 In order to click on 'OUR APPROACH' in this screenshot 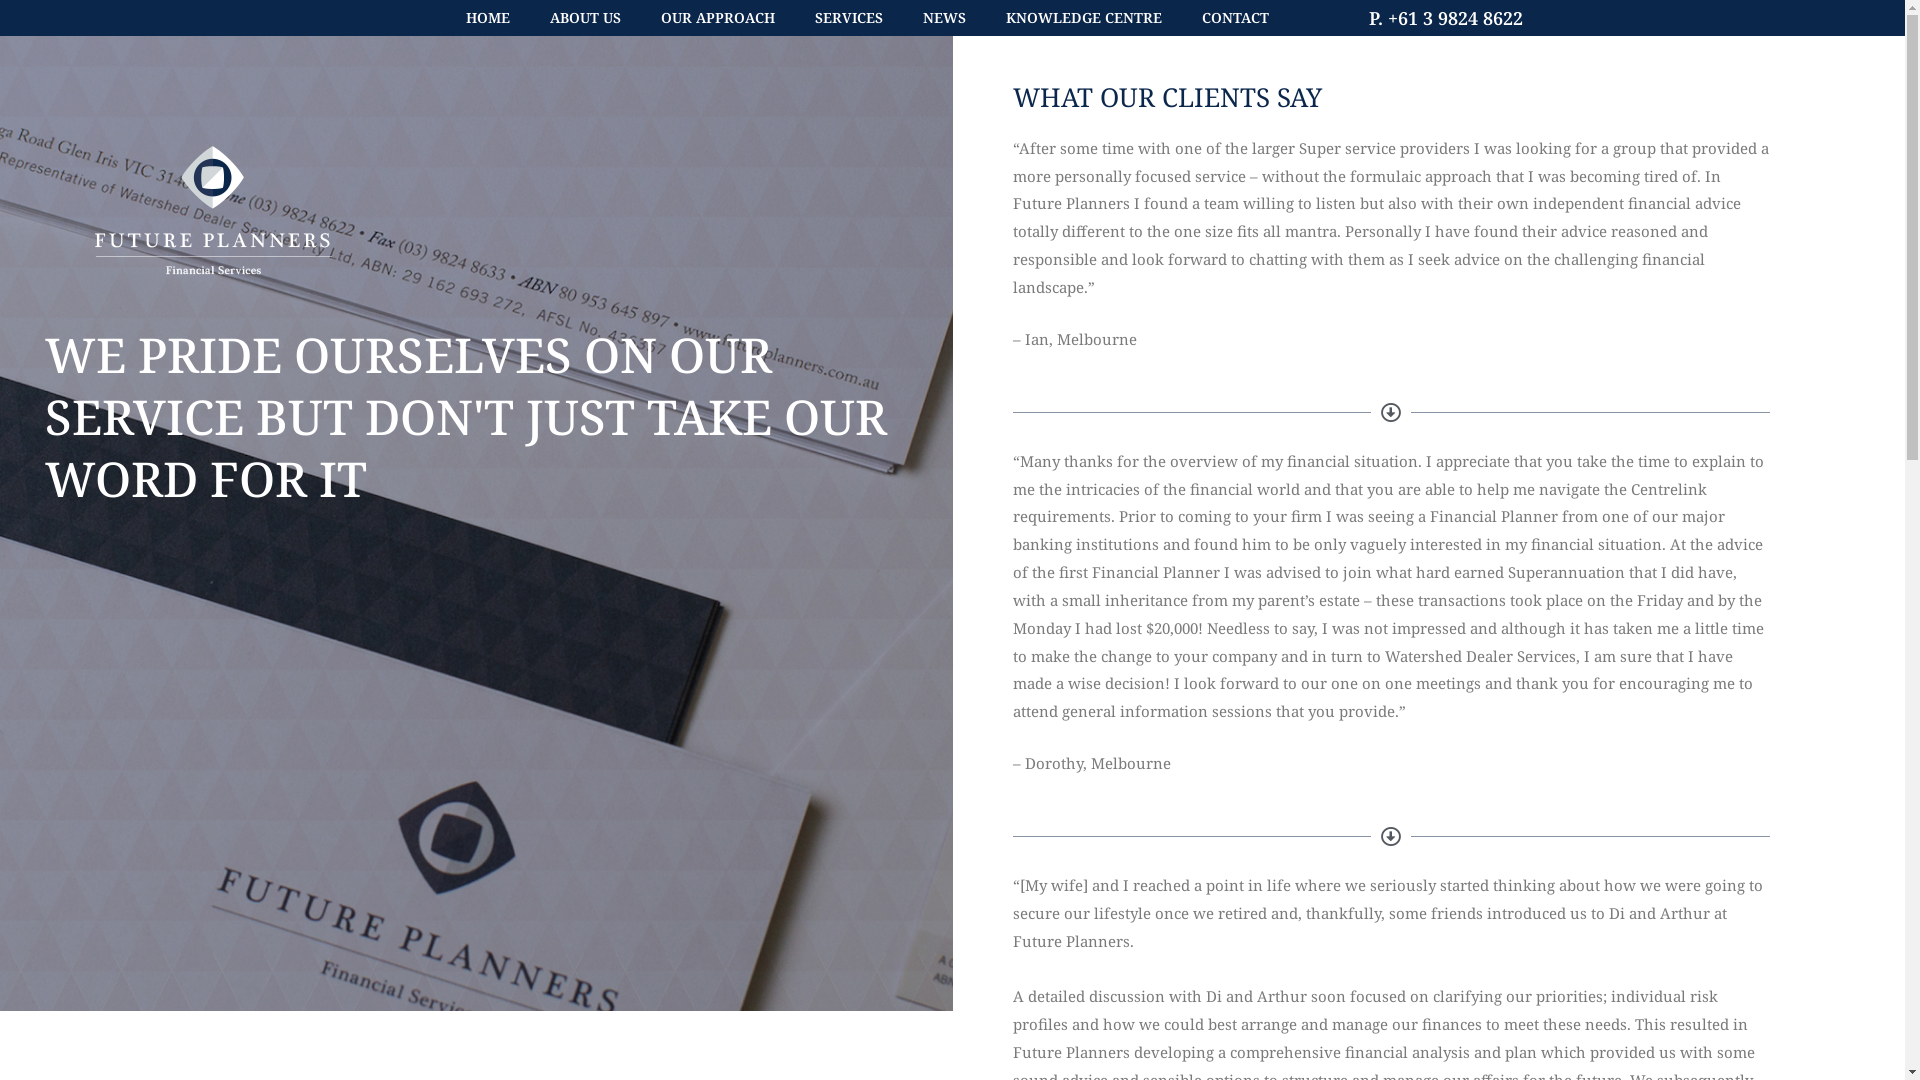, I will do `click(716, 18)`.